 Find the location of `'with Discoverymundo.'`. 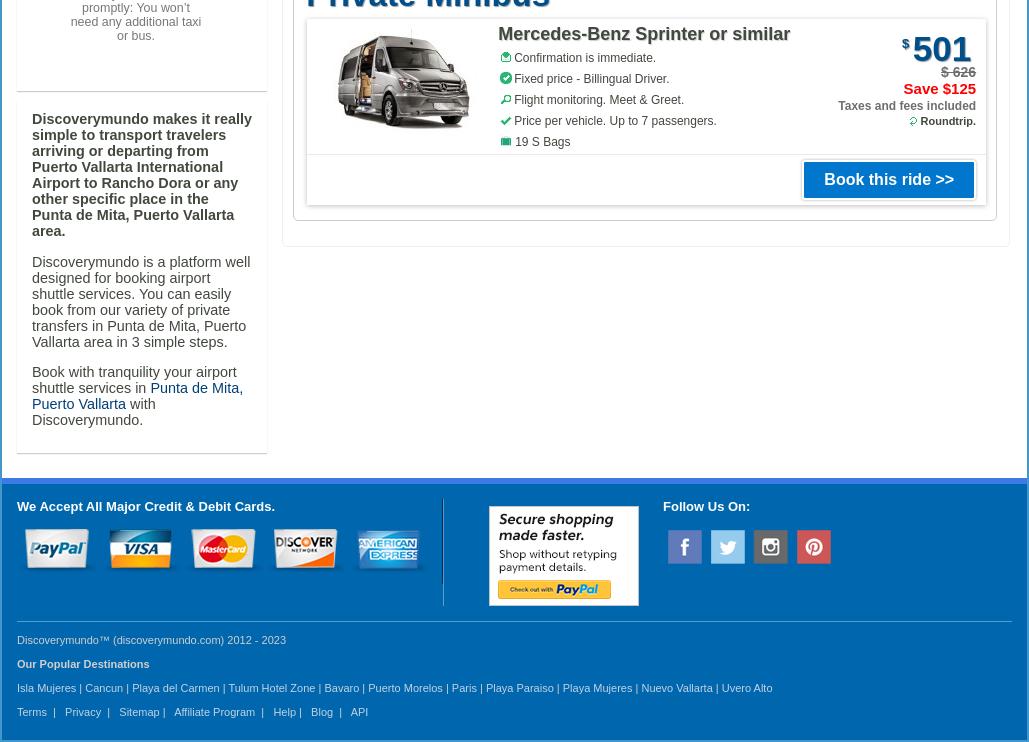

'with Discoverymundo.' is located at coordinates (32, 412).